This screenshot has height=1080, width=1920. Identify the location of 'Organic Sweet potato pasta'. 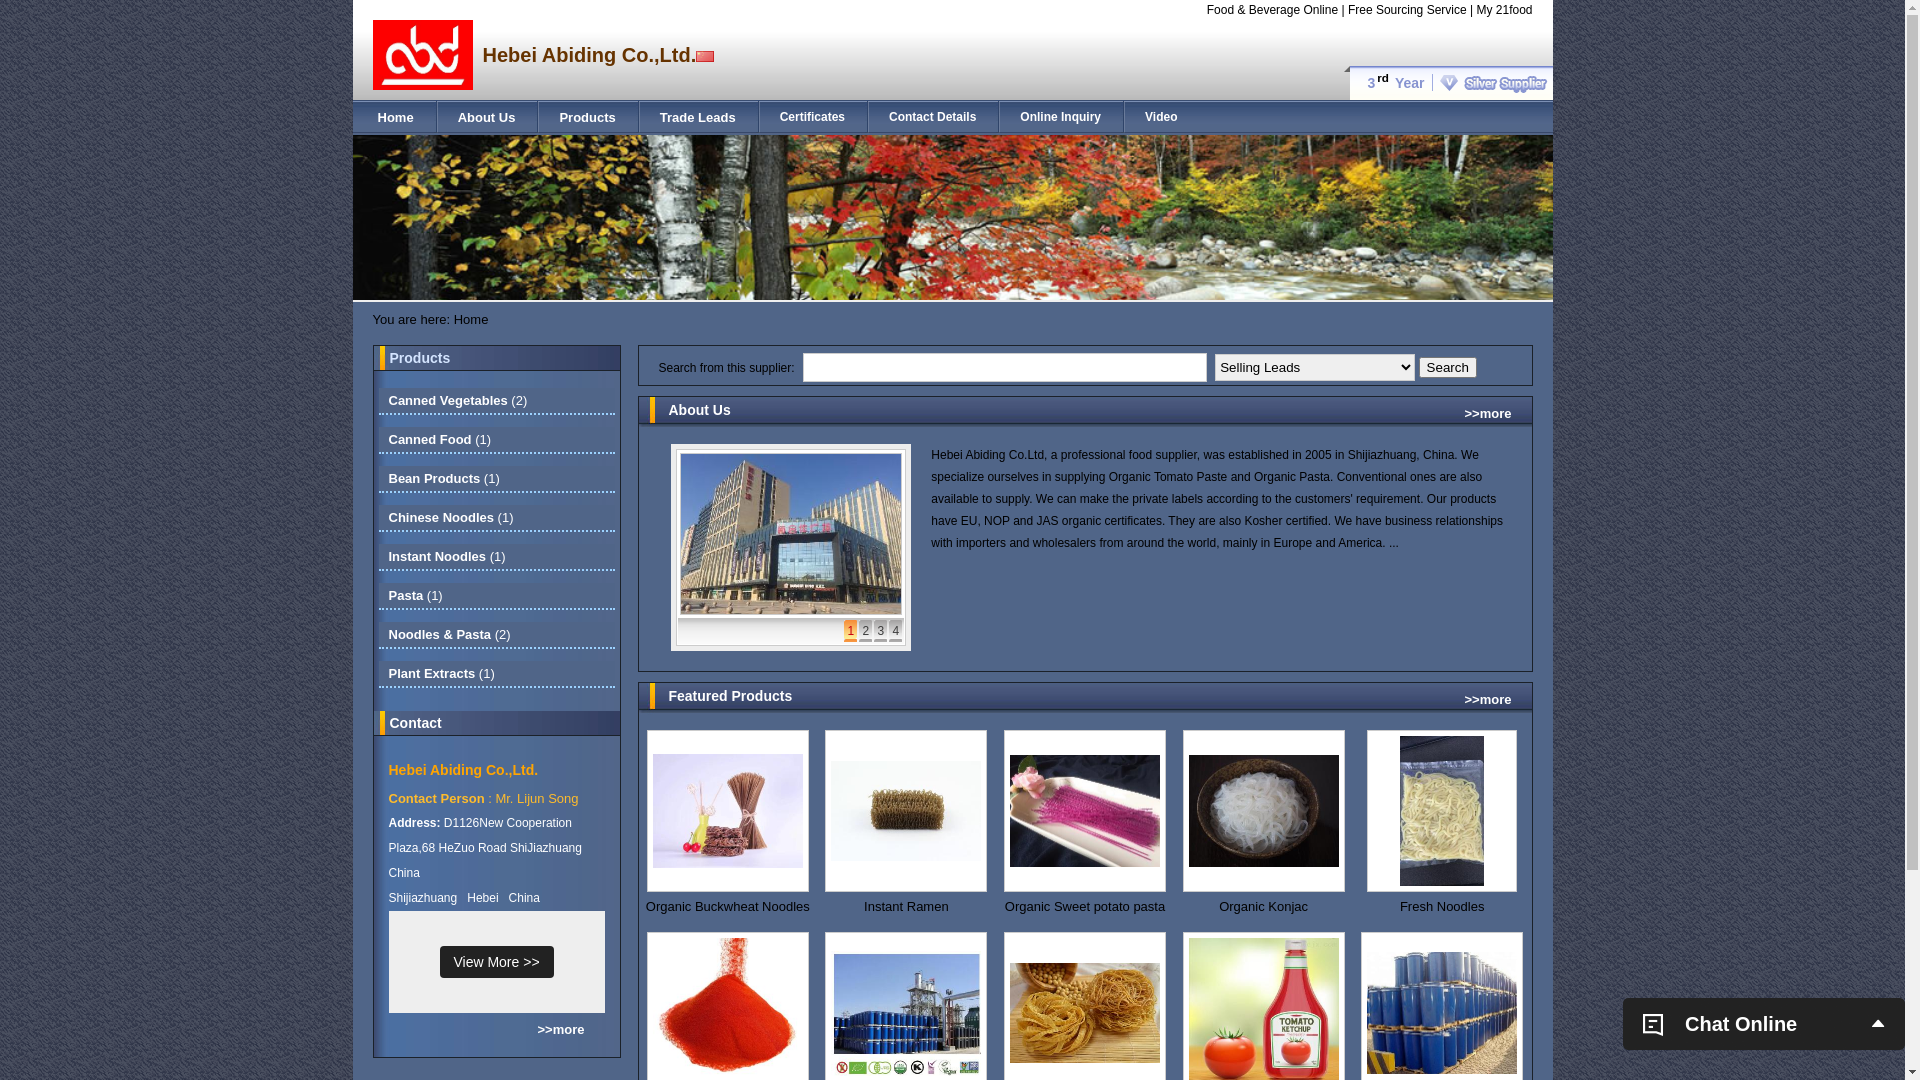
(1084, 906).